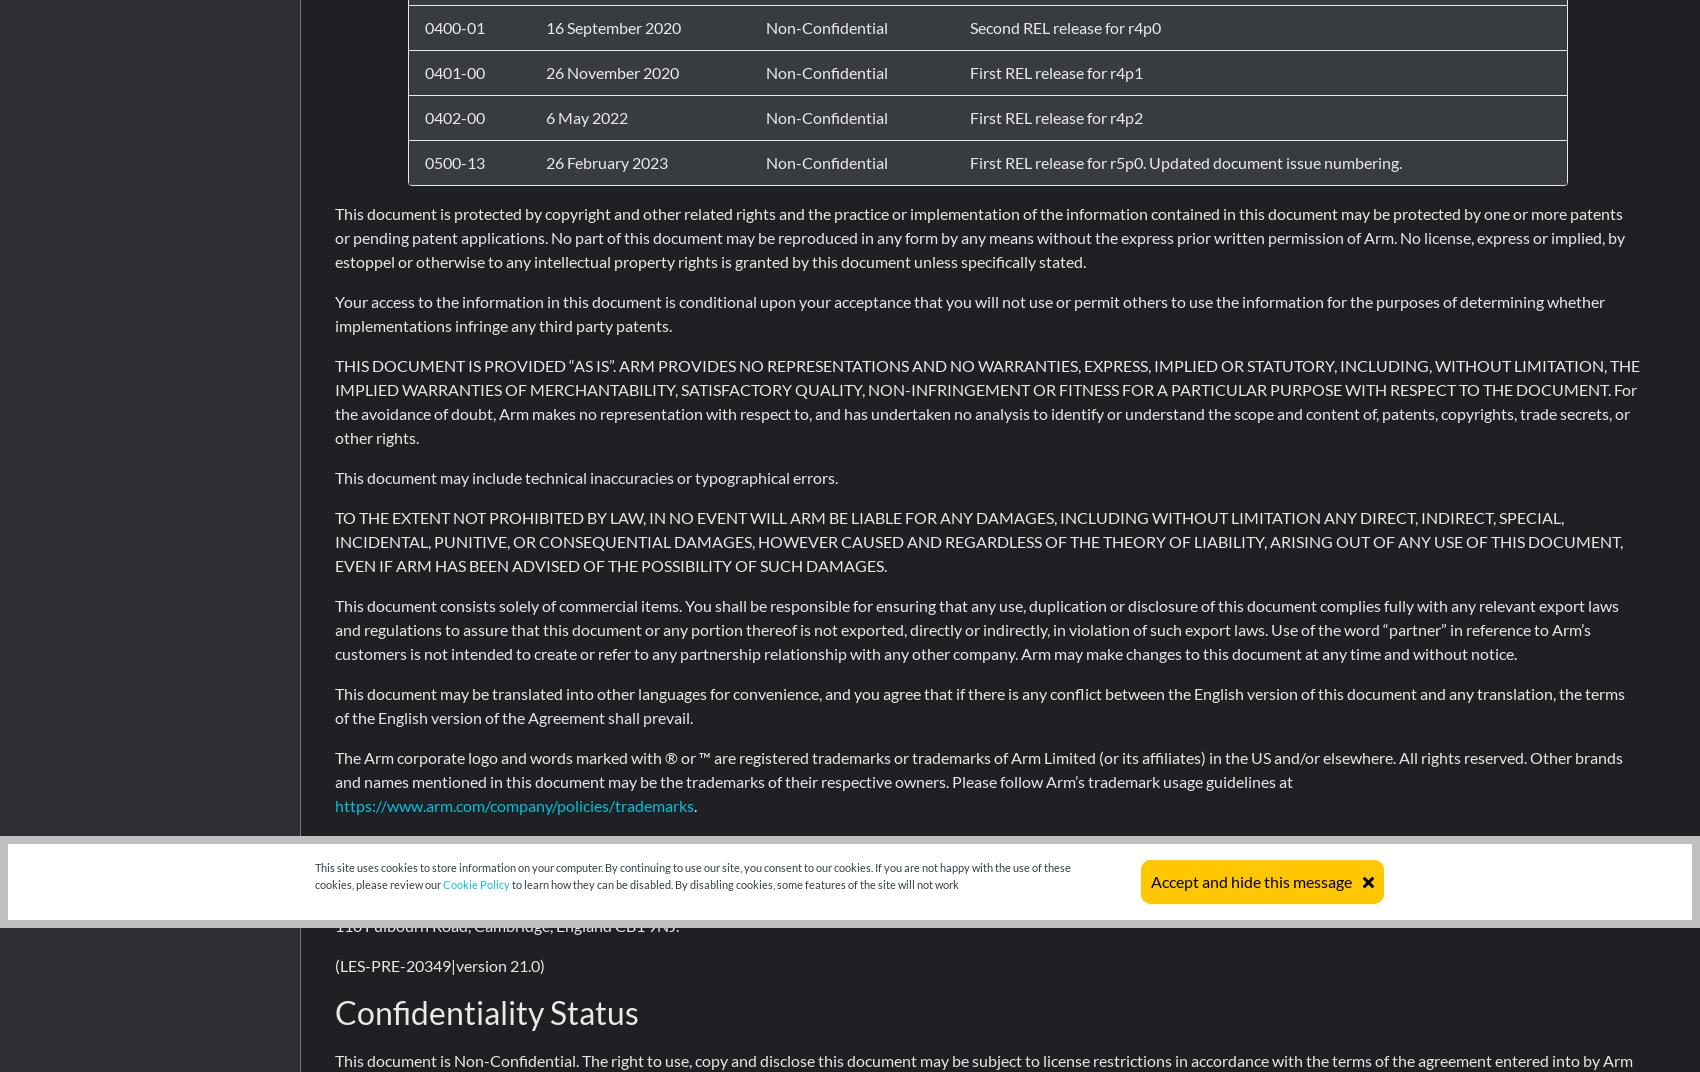 The width and height of the screenshot is (1700, 1072). Describe the element at coordinates (1054, 117) in the screenshot. I see `'First REL release for r4p2'` at that location.